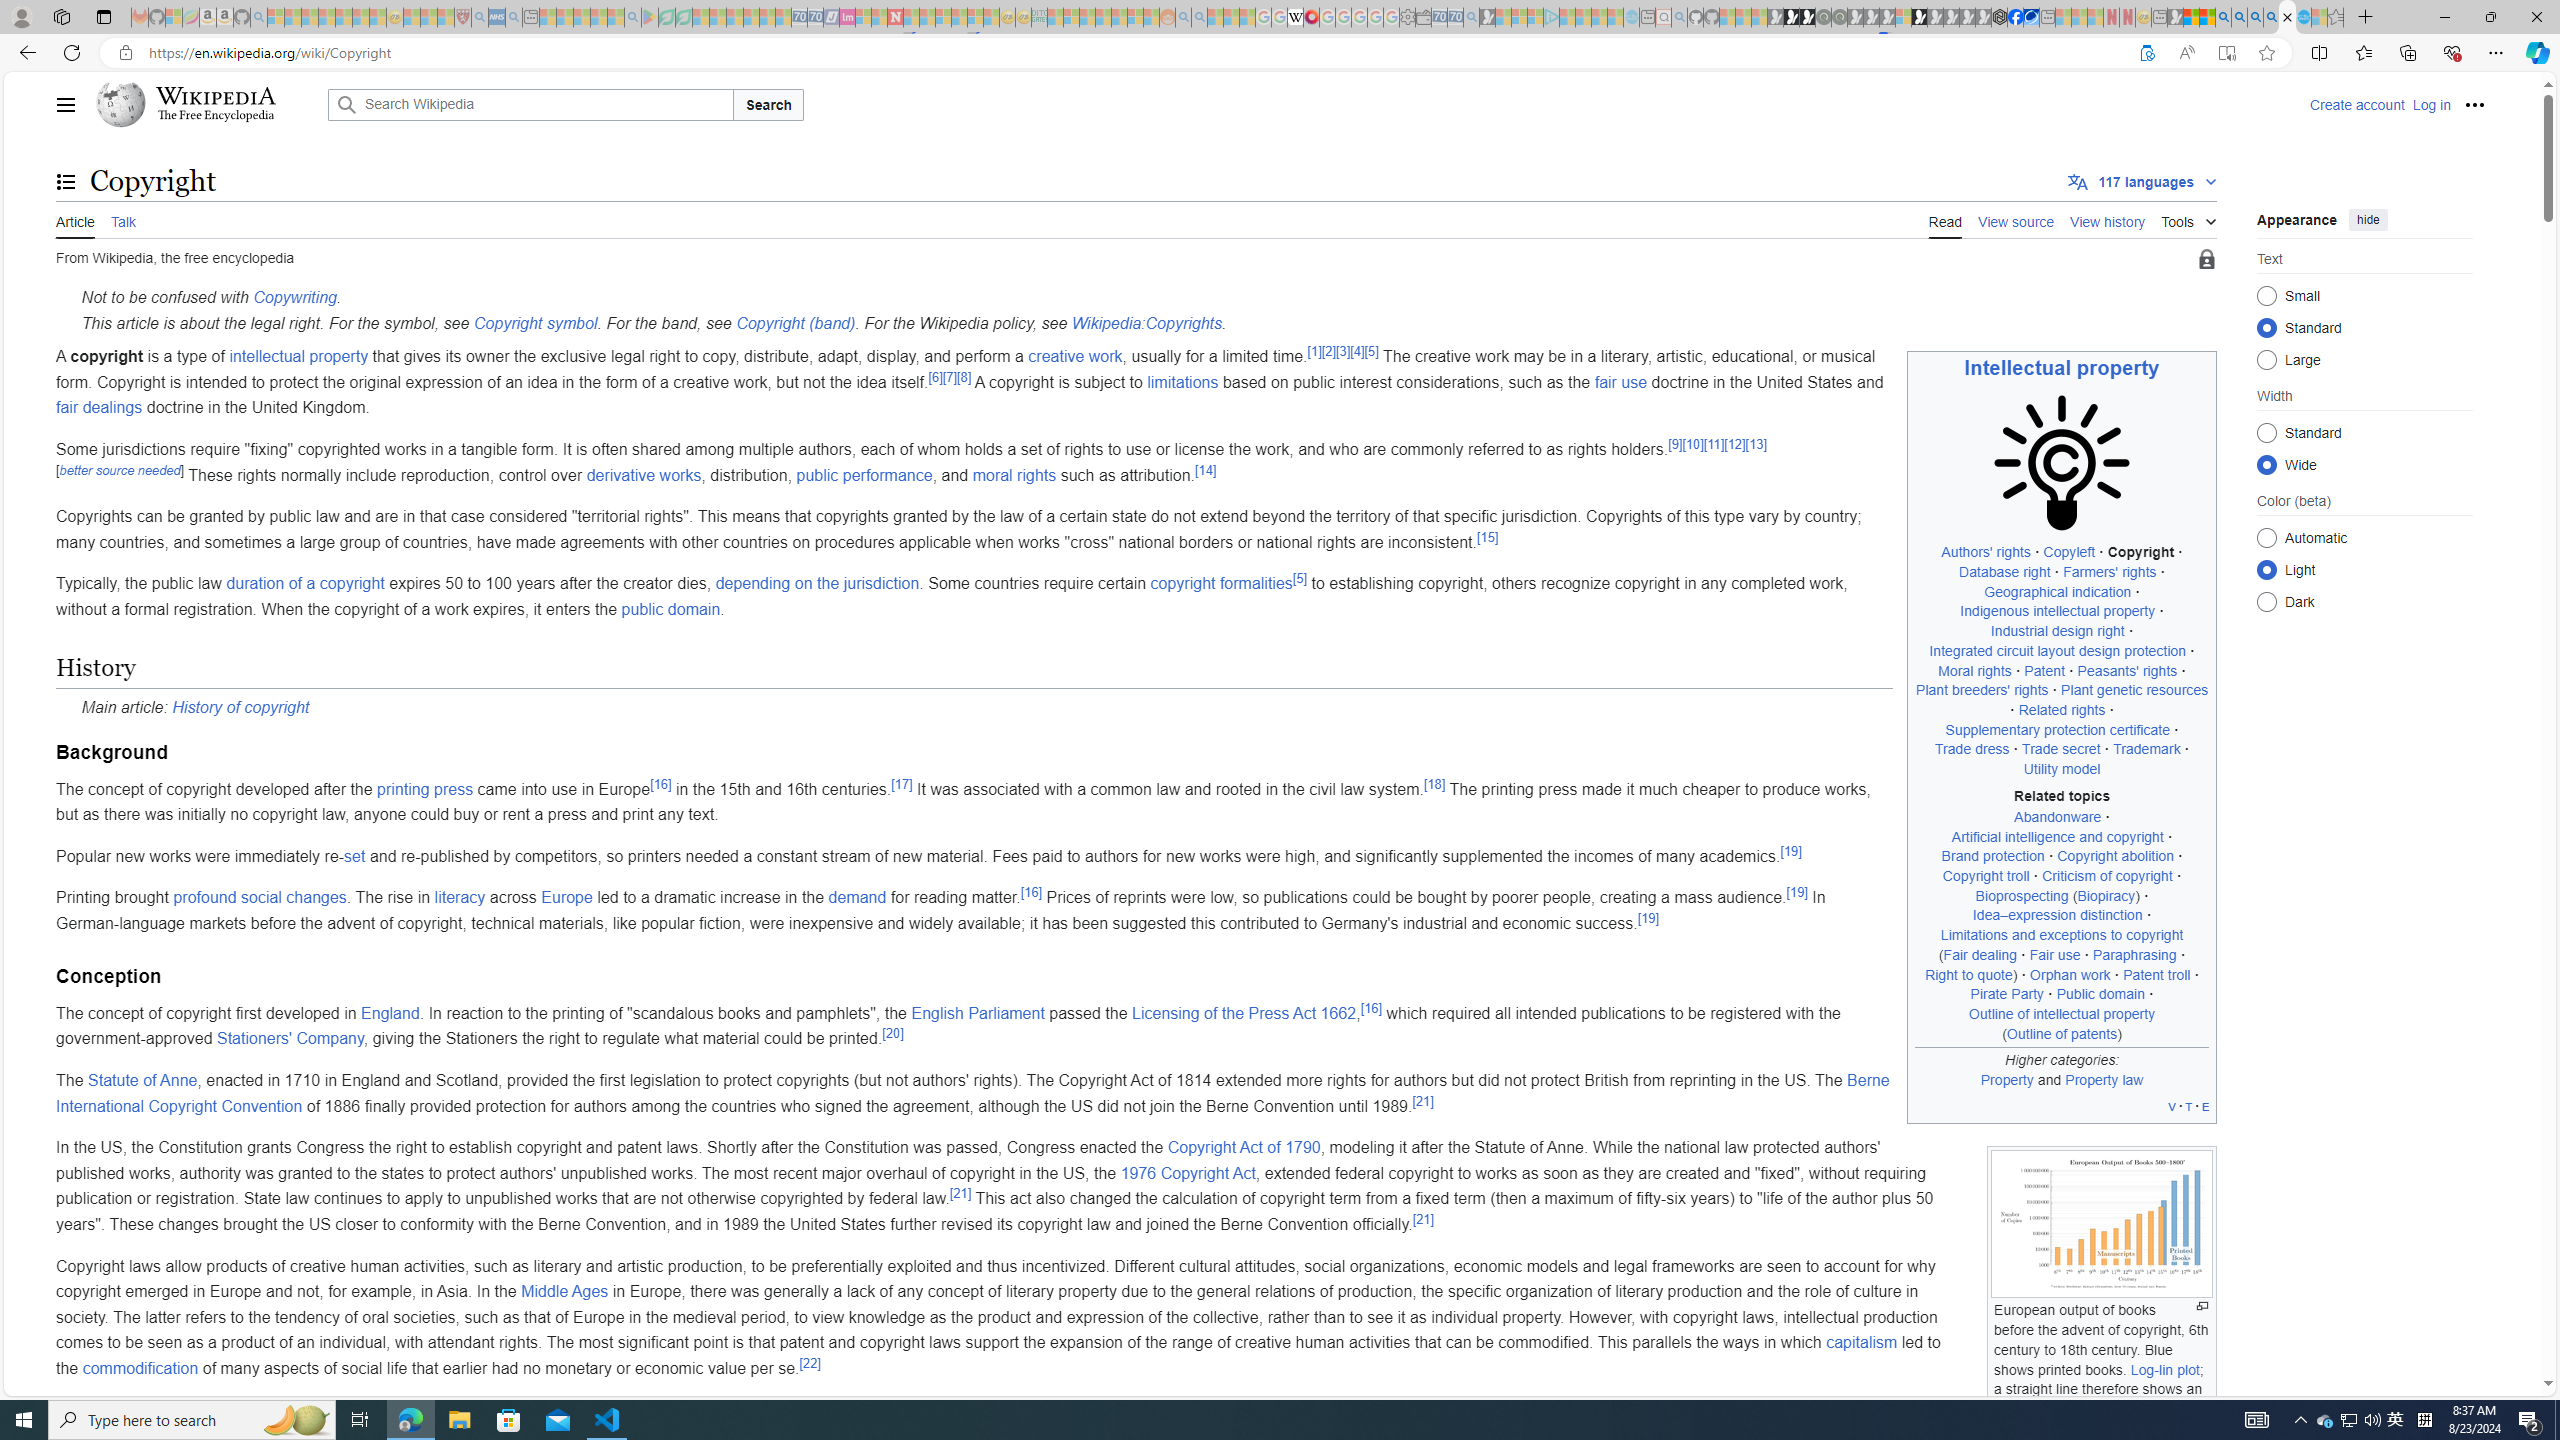  What do you see at coordinates (2062, 367) in the screenshot?
I see `'Intellectual property'` at bounding box center [2062, 367].